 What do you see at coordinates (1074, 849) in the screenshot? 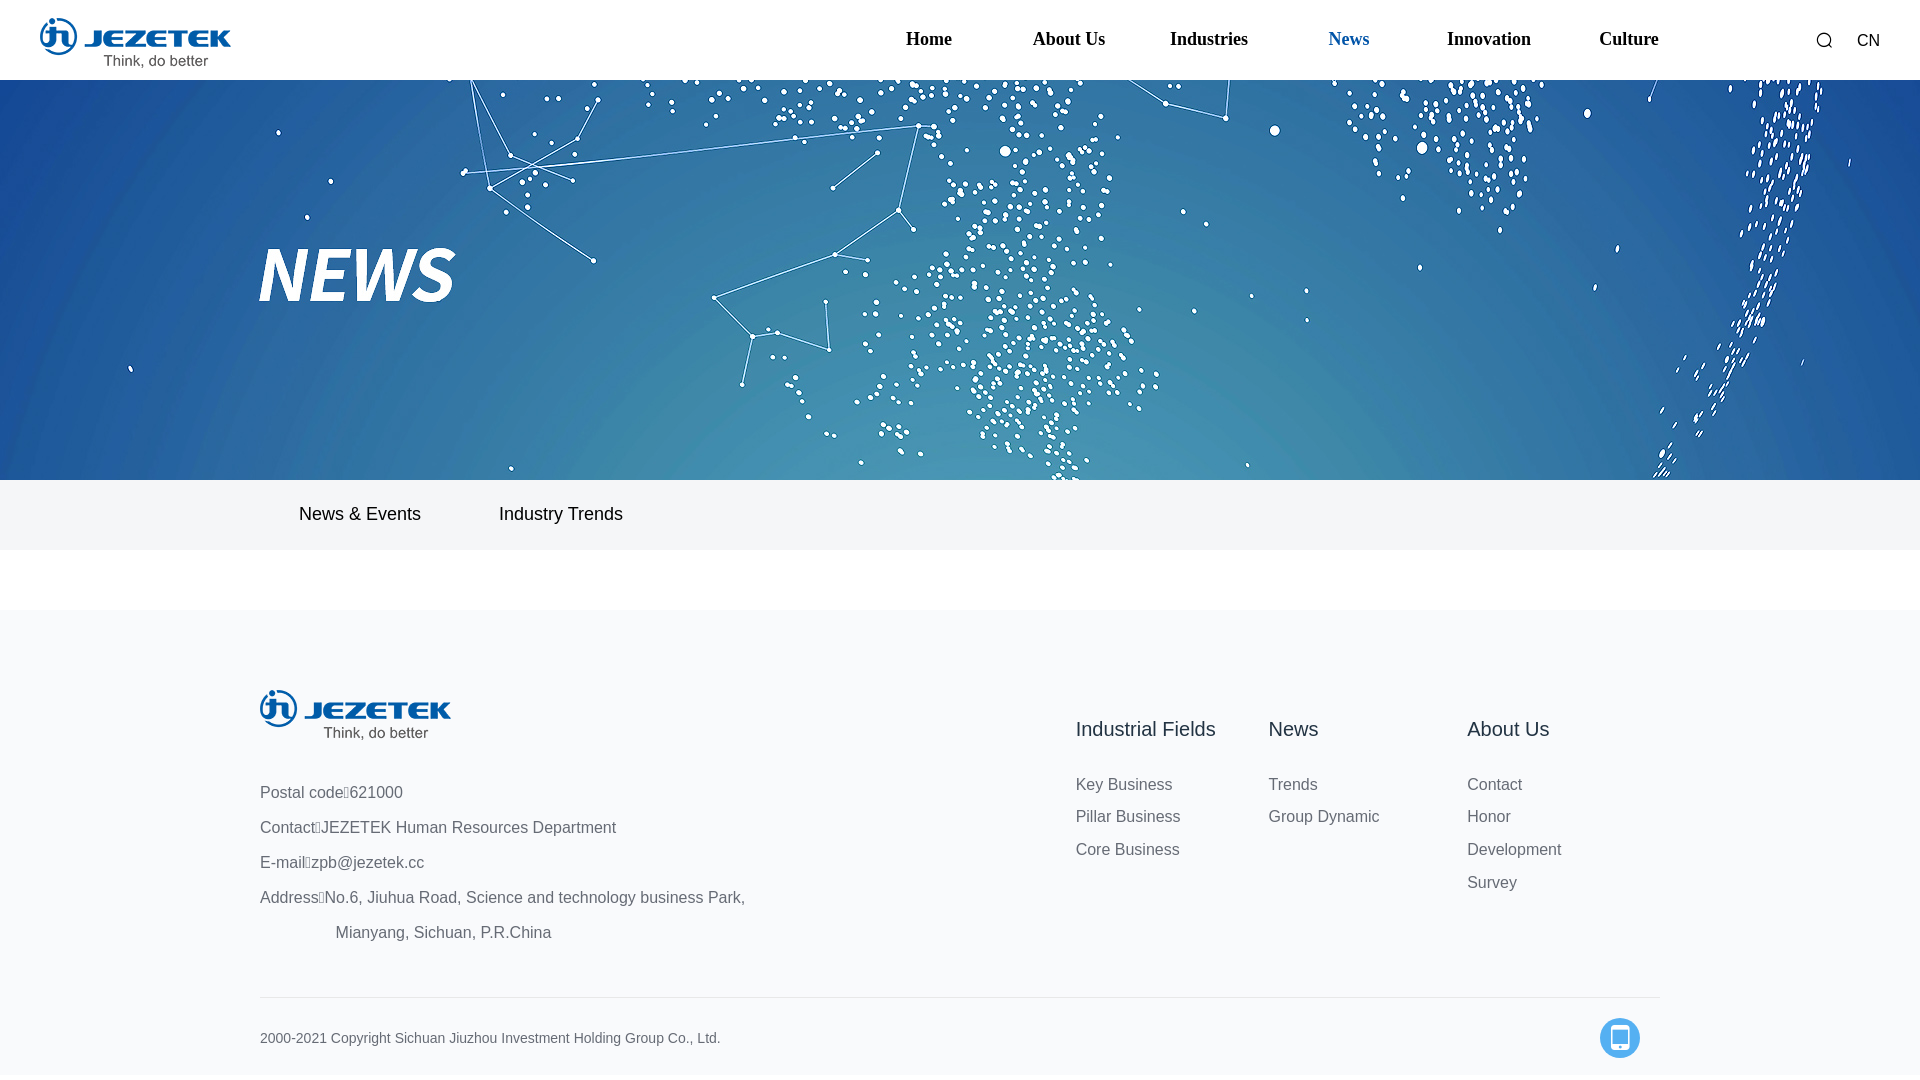
I see `'Core Business'` at bounding box center [1074, 849].